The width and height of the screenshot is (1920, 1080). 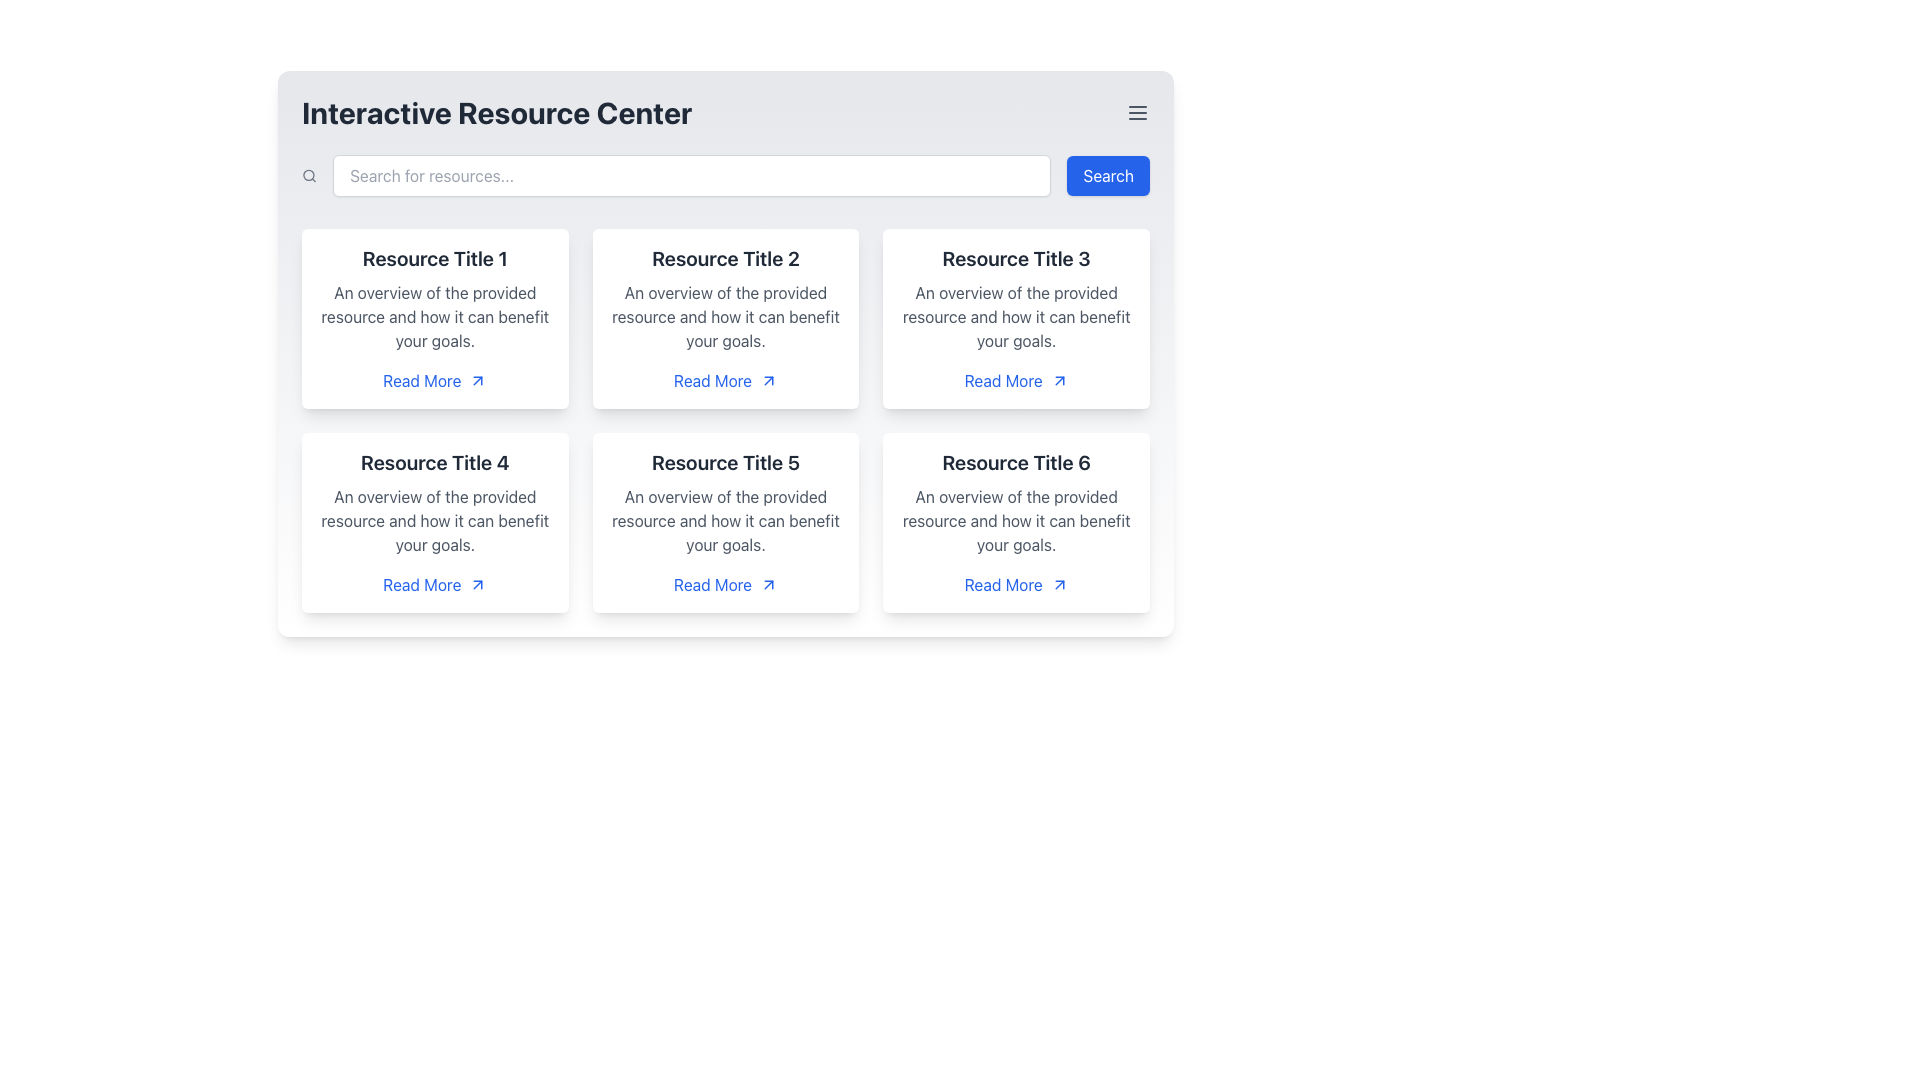 I want to click on the descriptive text element that provides an explanation of 'Resource Title 5', located in the second row and second column of the card layout, so click(x=724, y=519).